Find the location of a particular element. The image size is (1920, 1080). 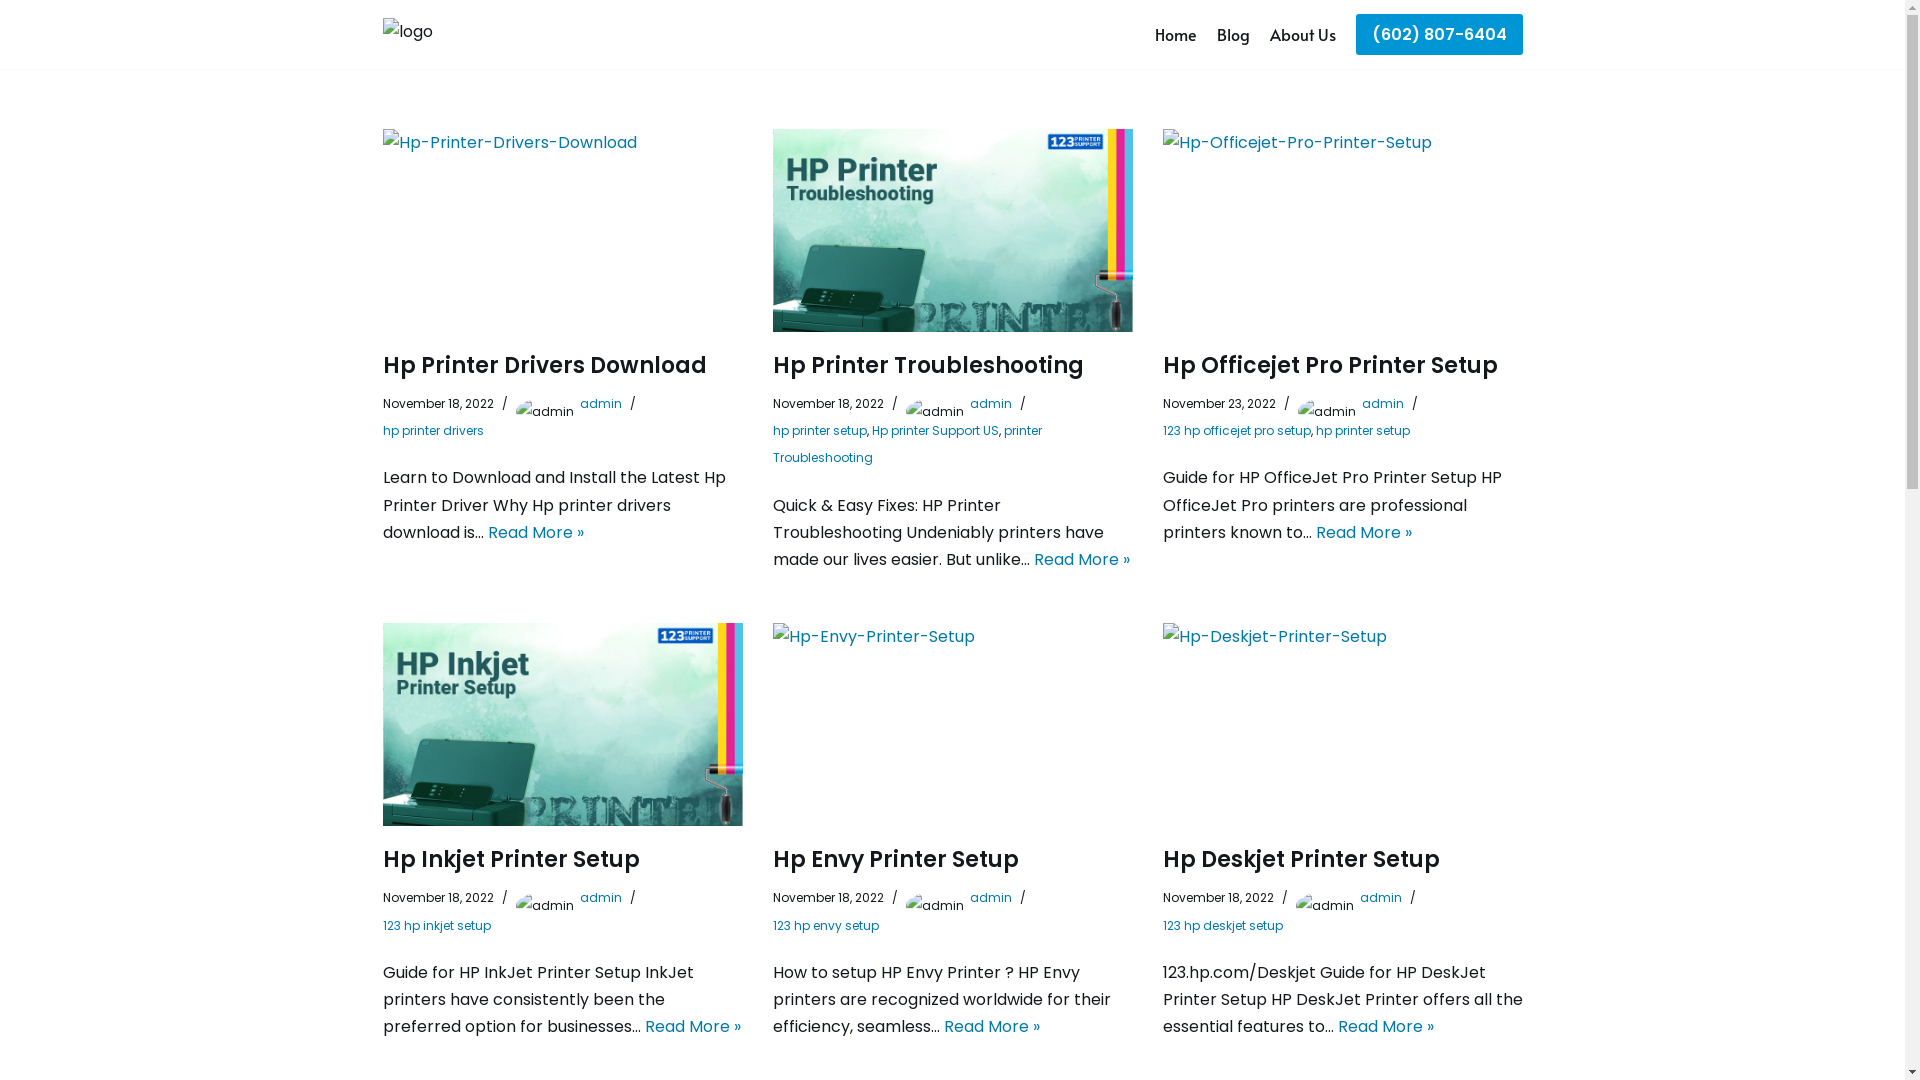

'Home' is located at coordinates (1175, 34).